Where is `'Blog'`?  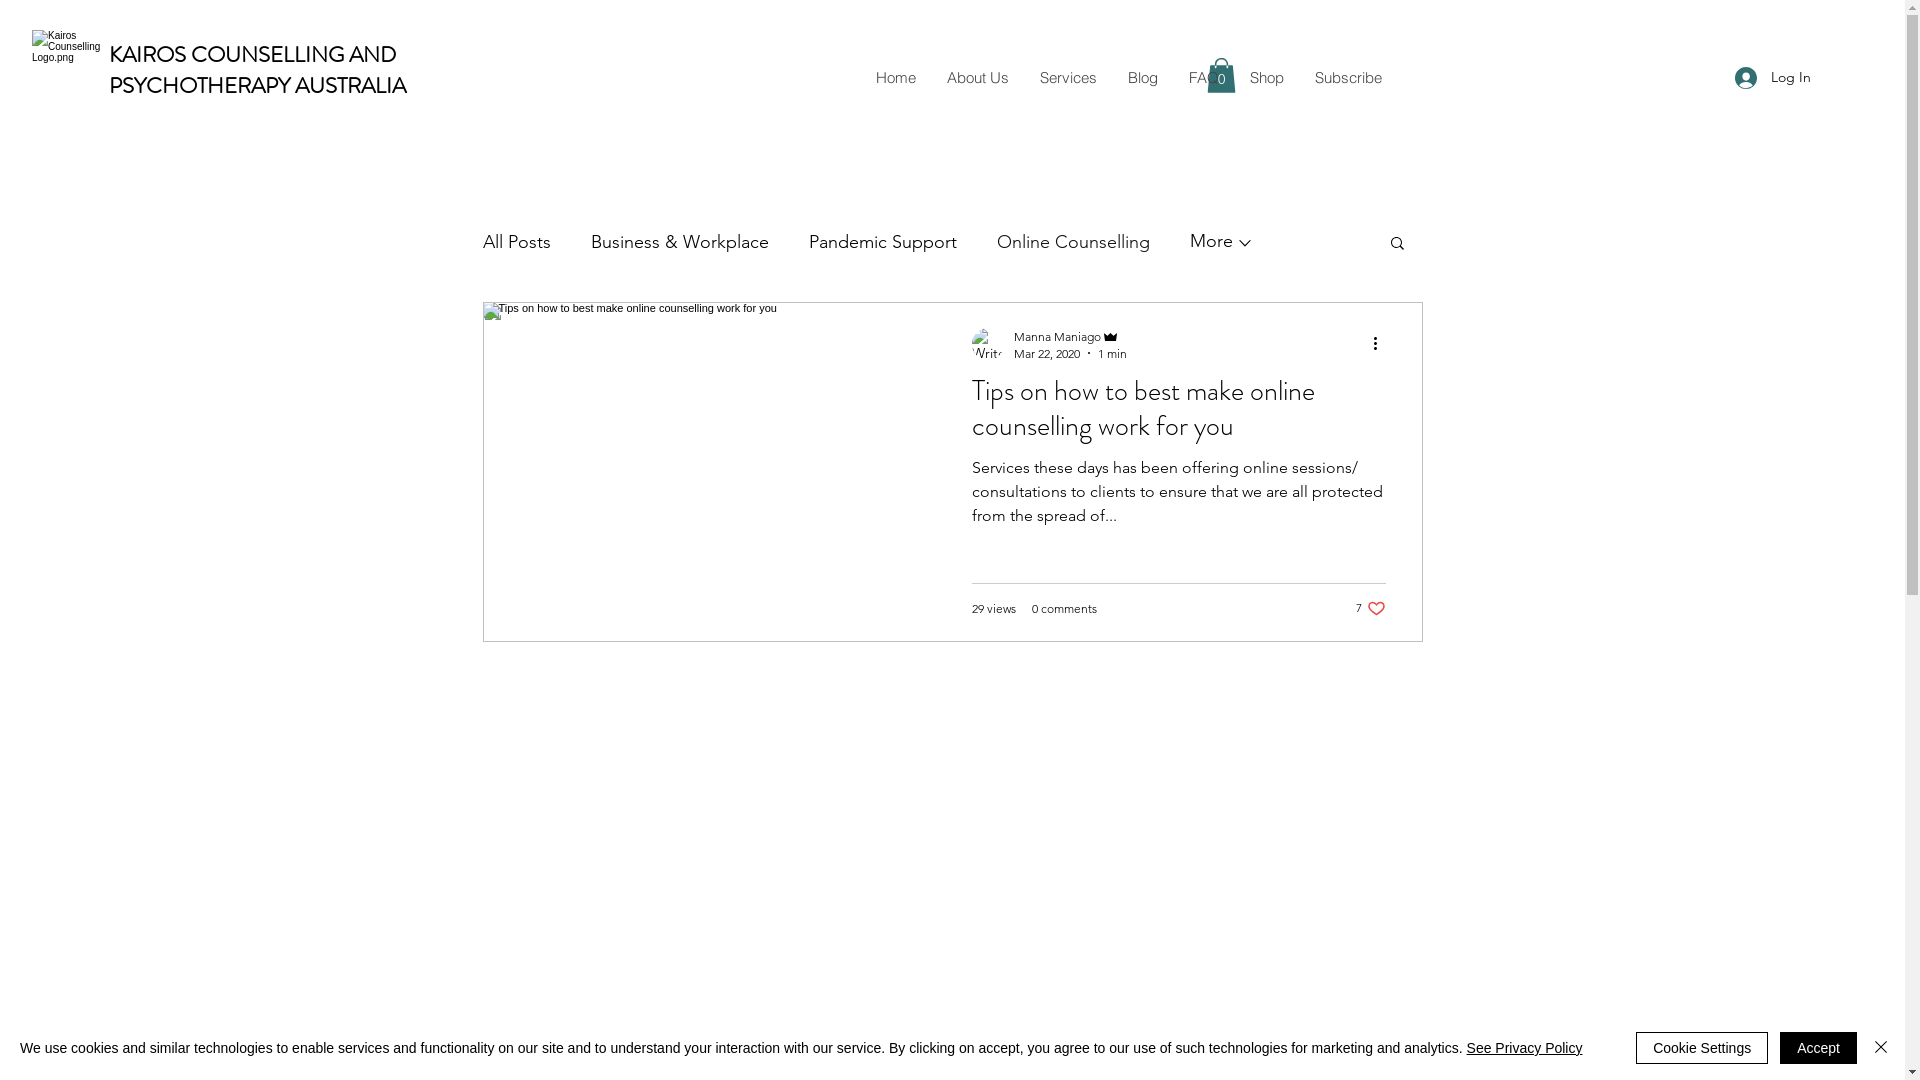 'Blog' is located at coordinates (1142, 76).